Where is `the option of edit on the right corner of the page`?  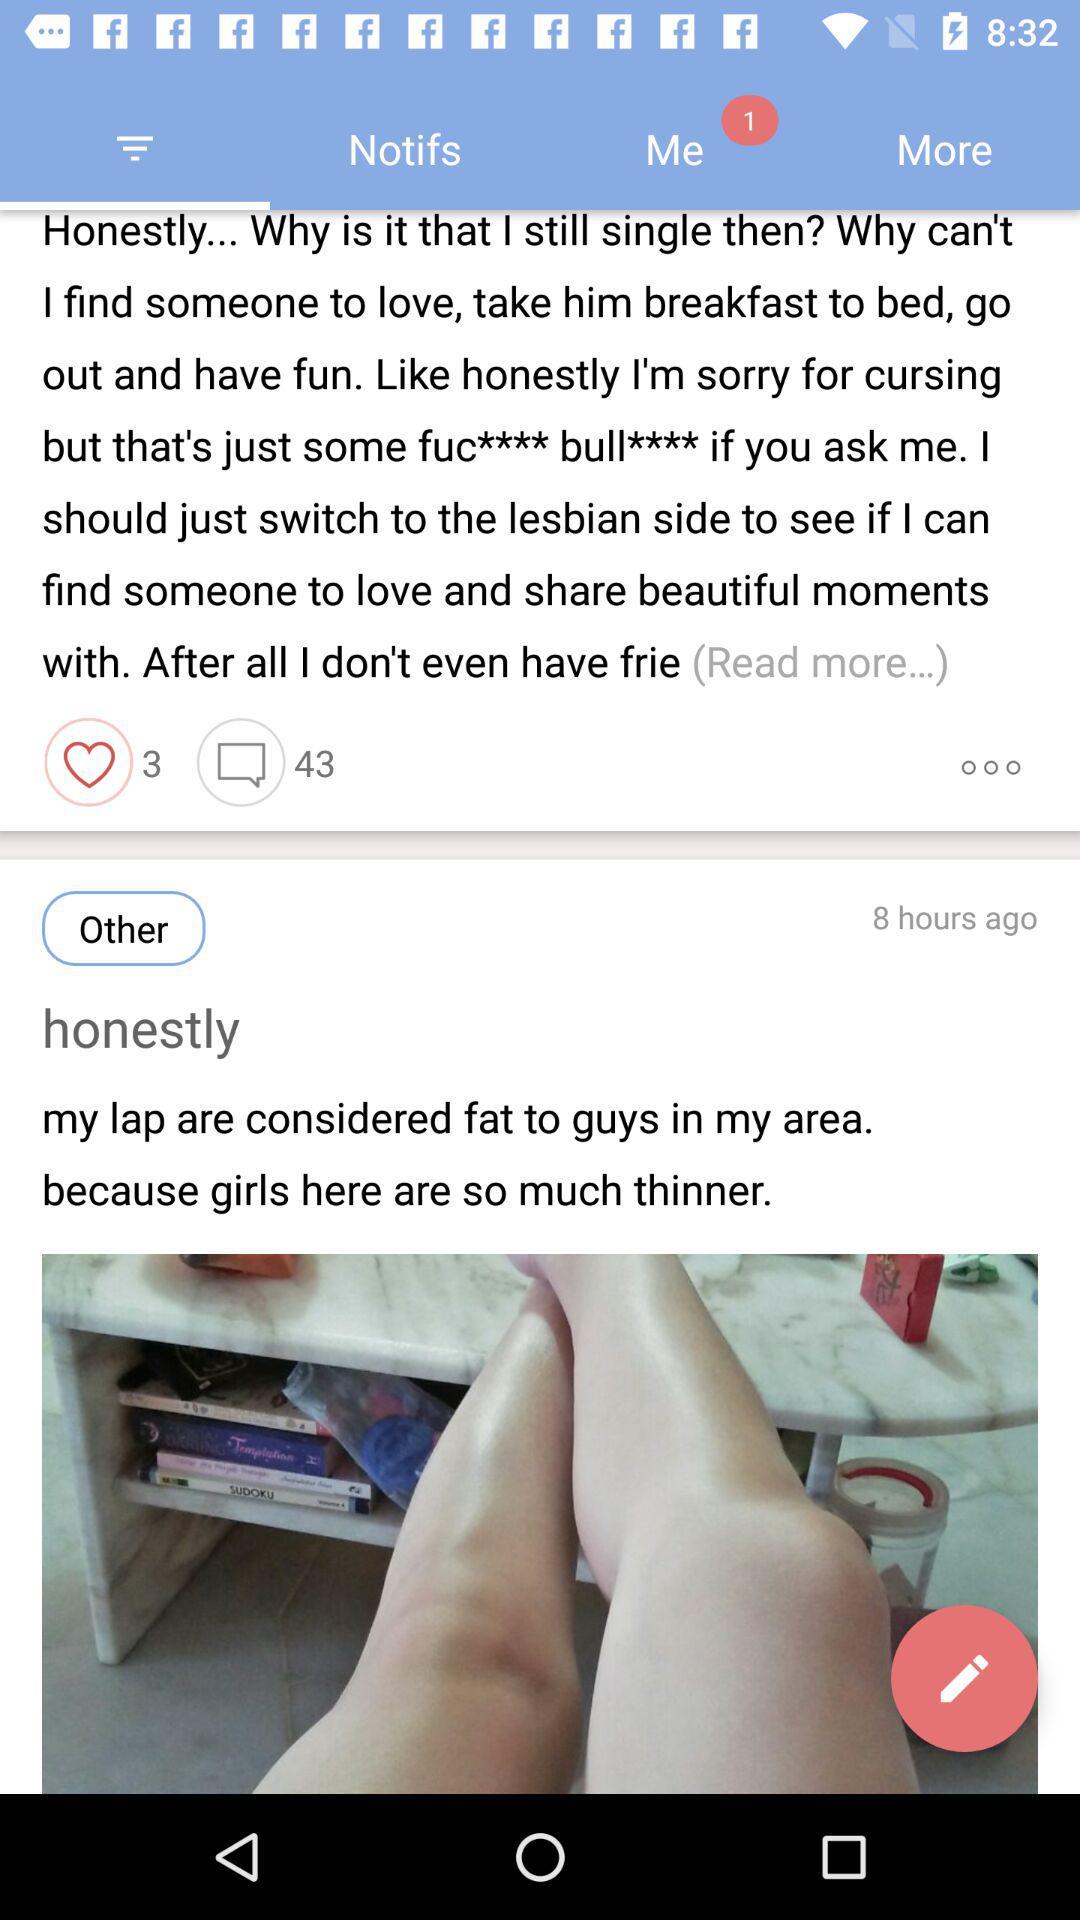 the option of edit on the right corner of the page is located at coordinates (963, 1678).